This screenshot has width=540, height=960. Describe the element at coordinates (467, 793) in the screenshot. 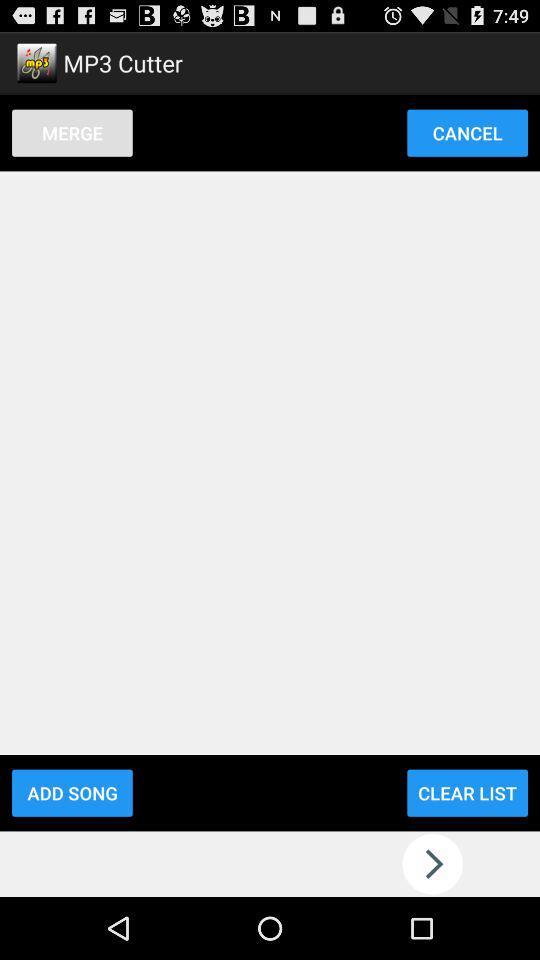

I see `the button next to add song button` at that location.